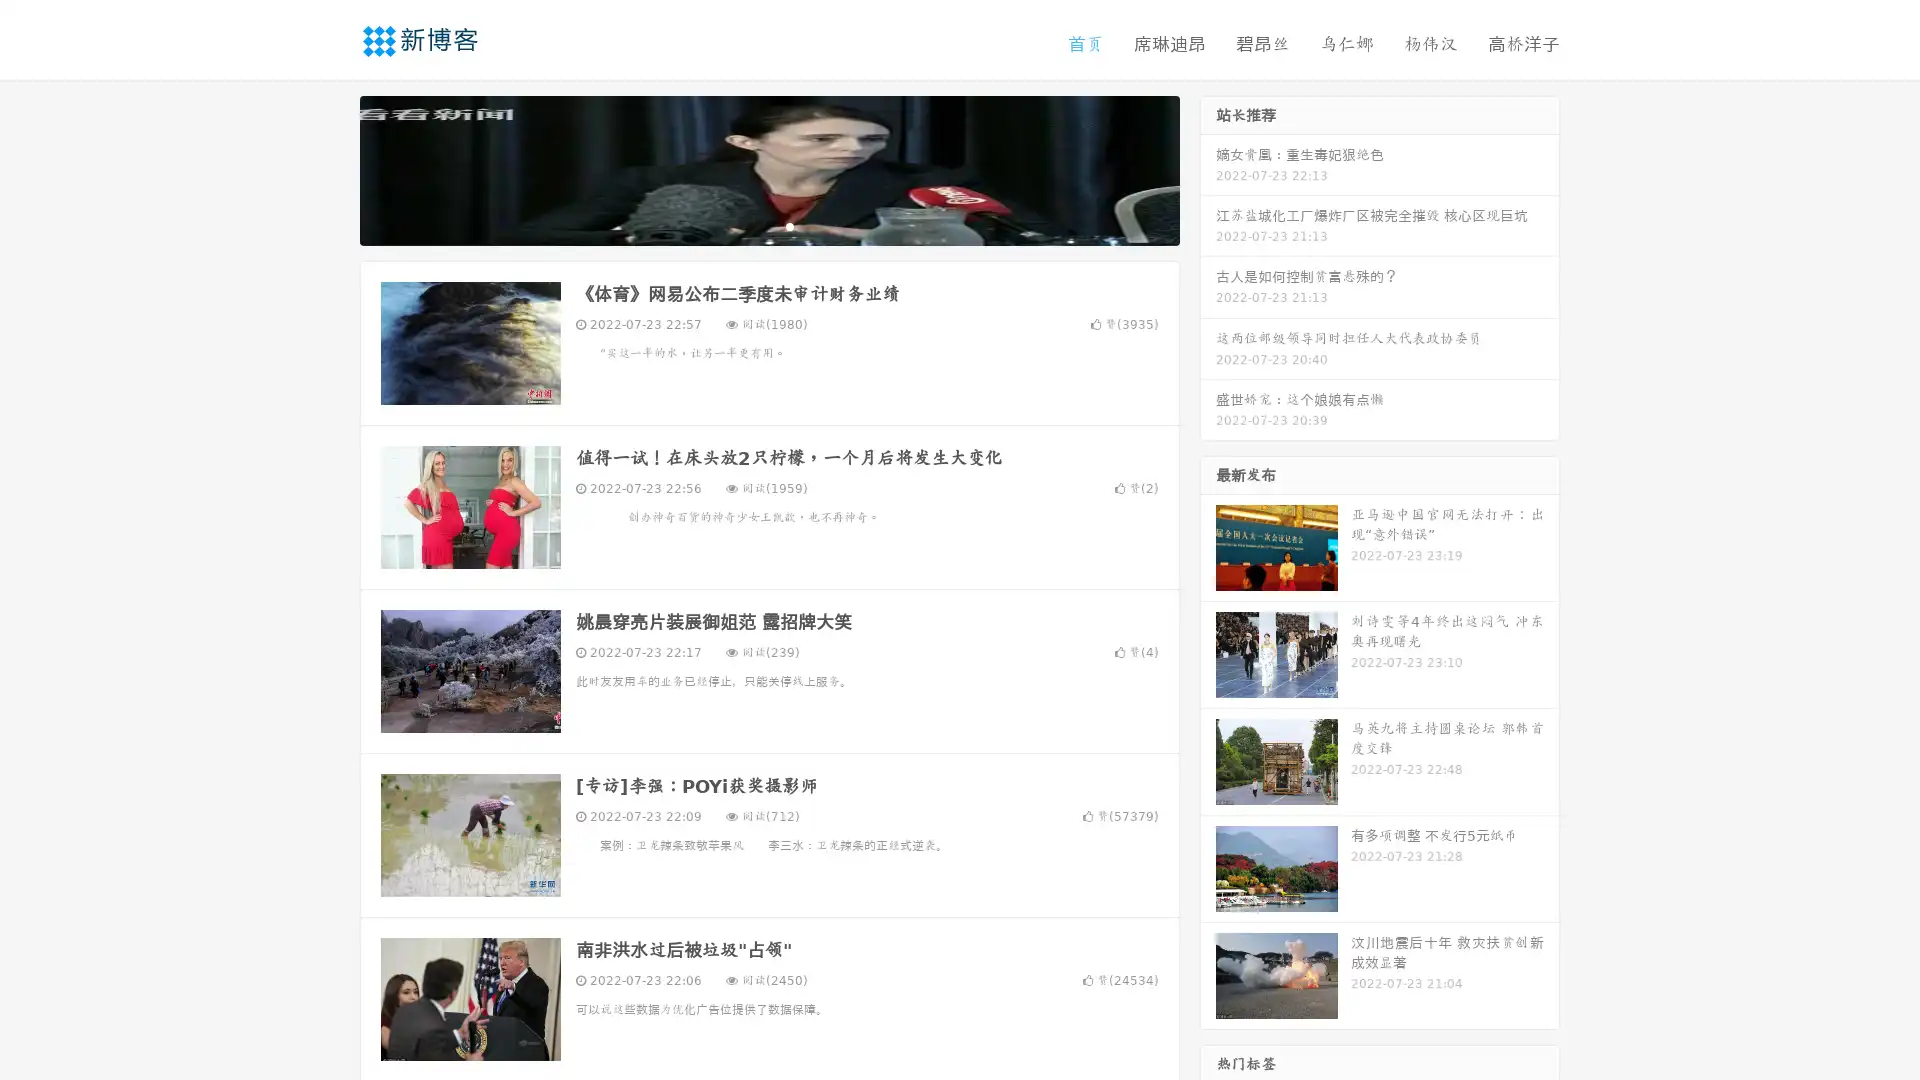  I want to click on Go to slide 3, so click(789, 225).